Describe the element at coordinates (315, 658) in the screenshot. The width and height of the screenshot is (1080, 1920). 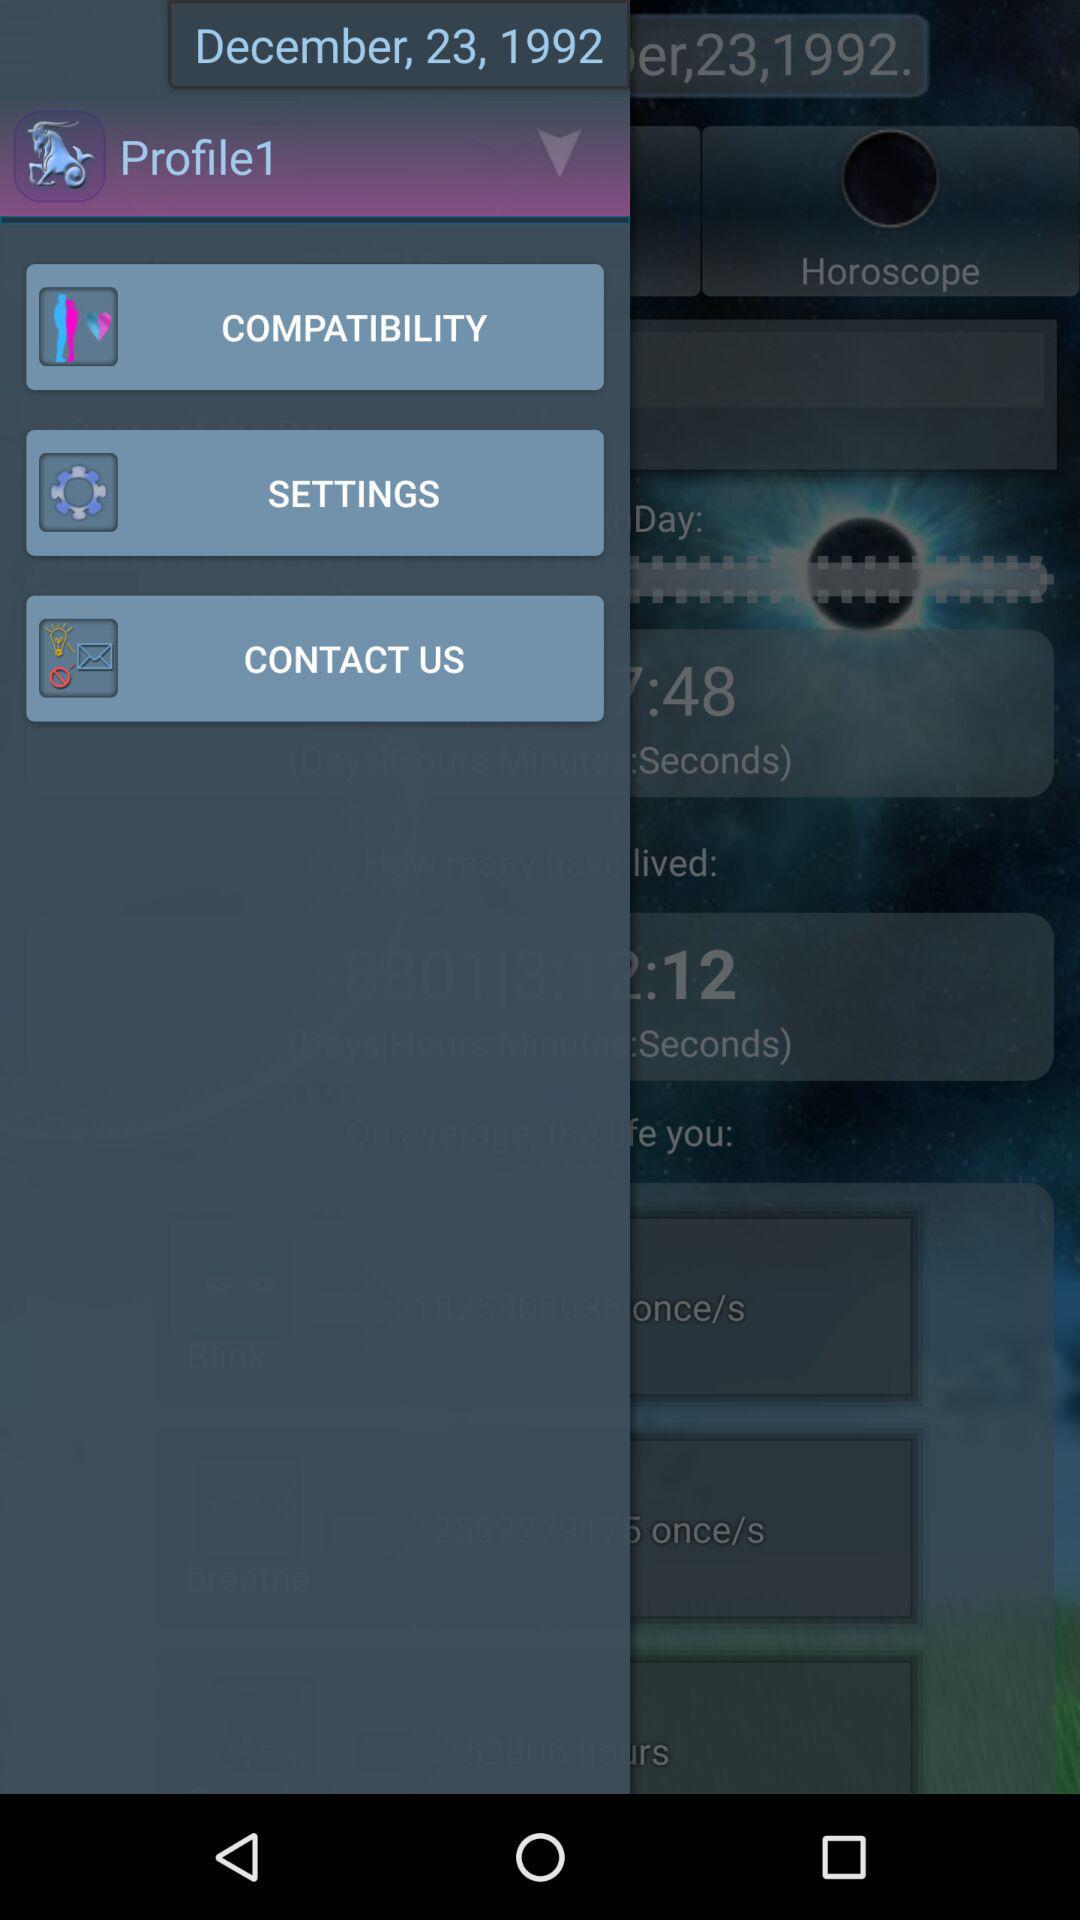
I see `contact us button` at that location.